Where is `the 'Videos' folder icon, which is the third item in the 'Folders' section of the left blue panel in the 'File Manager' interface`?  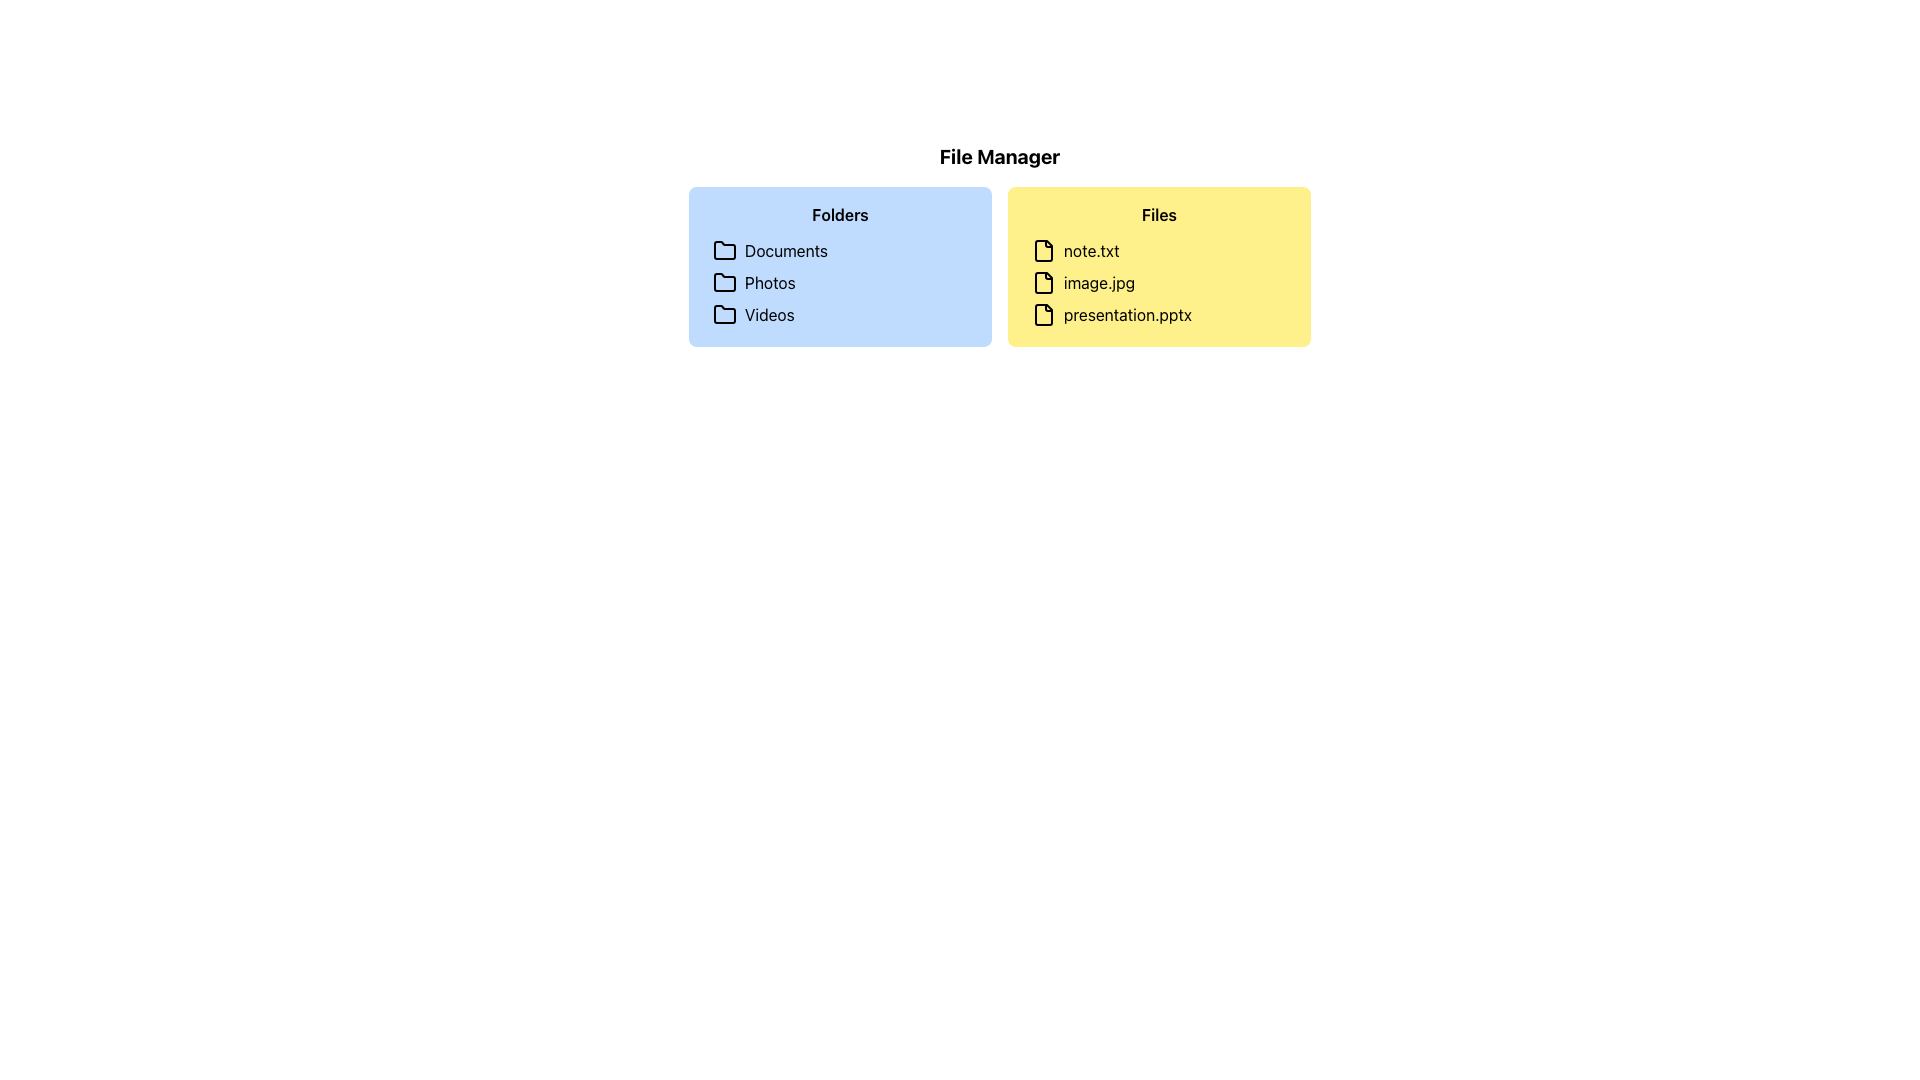 the 'Videos' folder icon, which is the third item in the 'Folders' section of the left blue panel in the 'File Manager' interface is located at coordinates (723, 314).